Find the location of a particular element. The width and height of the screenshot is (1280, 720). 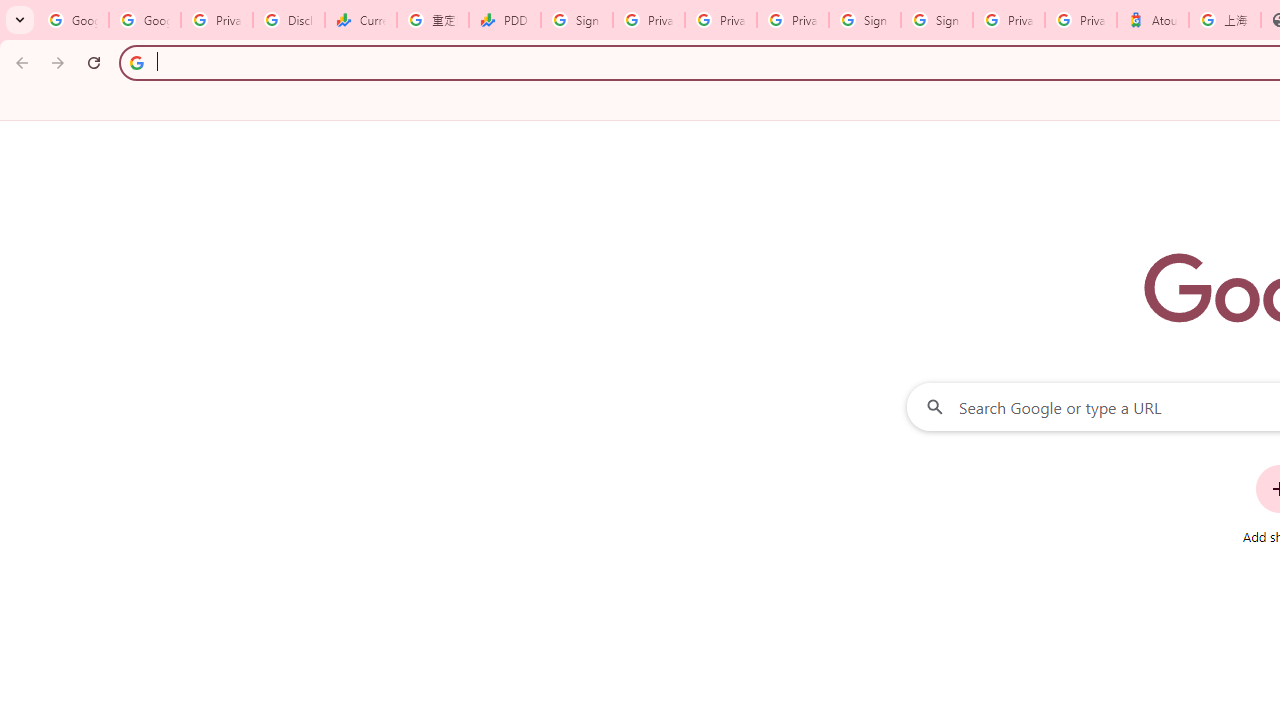

'Privacy Checkup' is located at coordinates (720, 20).